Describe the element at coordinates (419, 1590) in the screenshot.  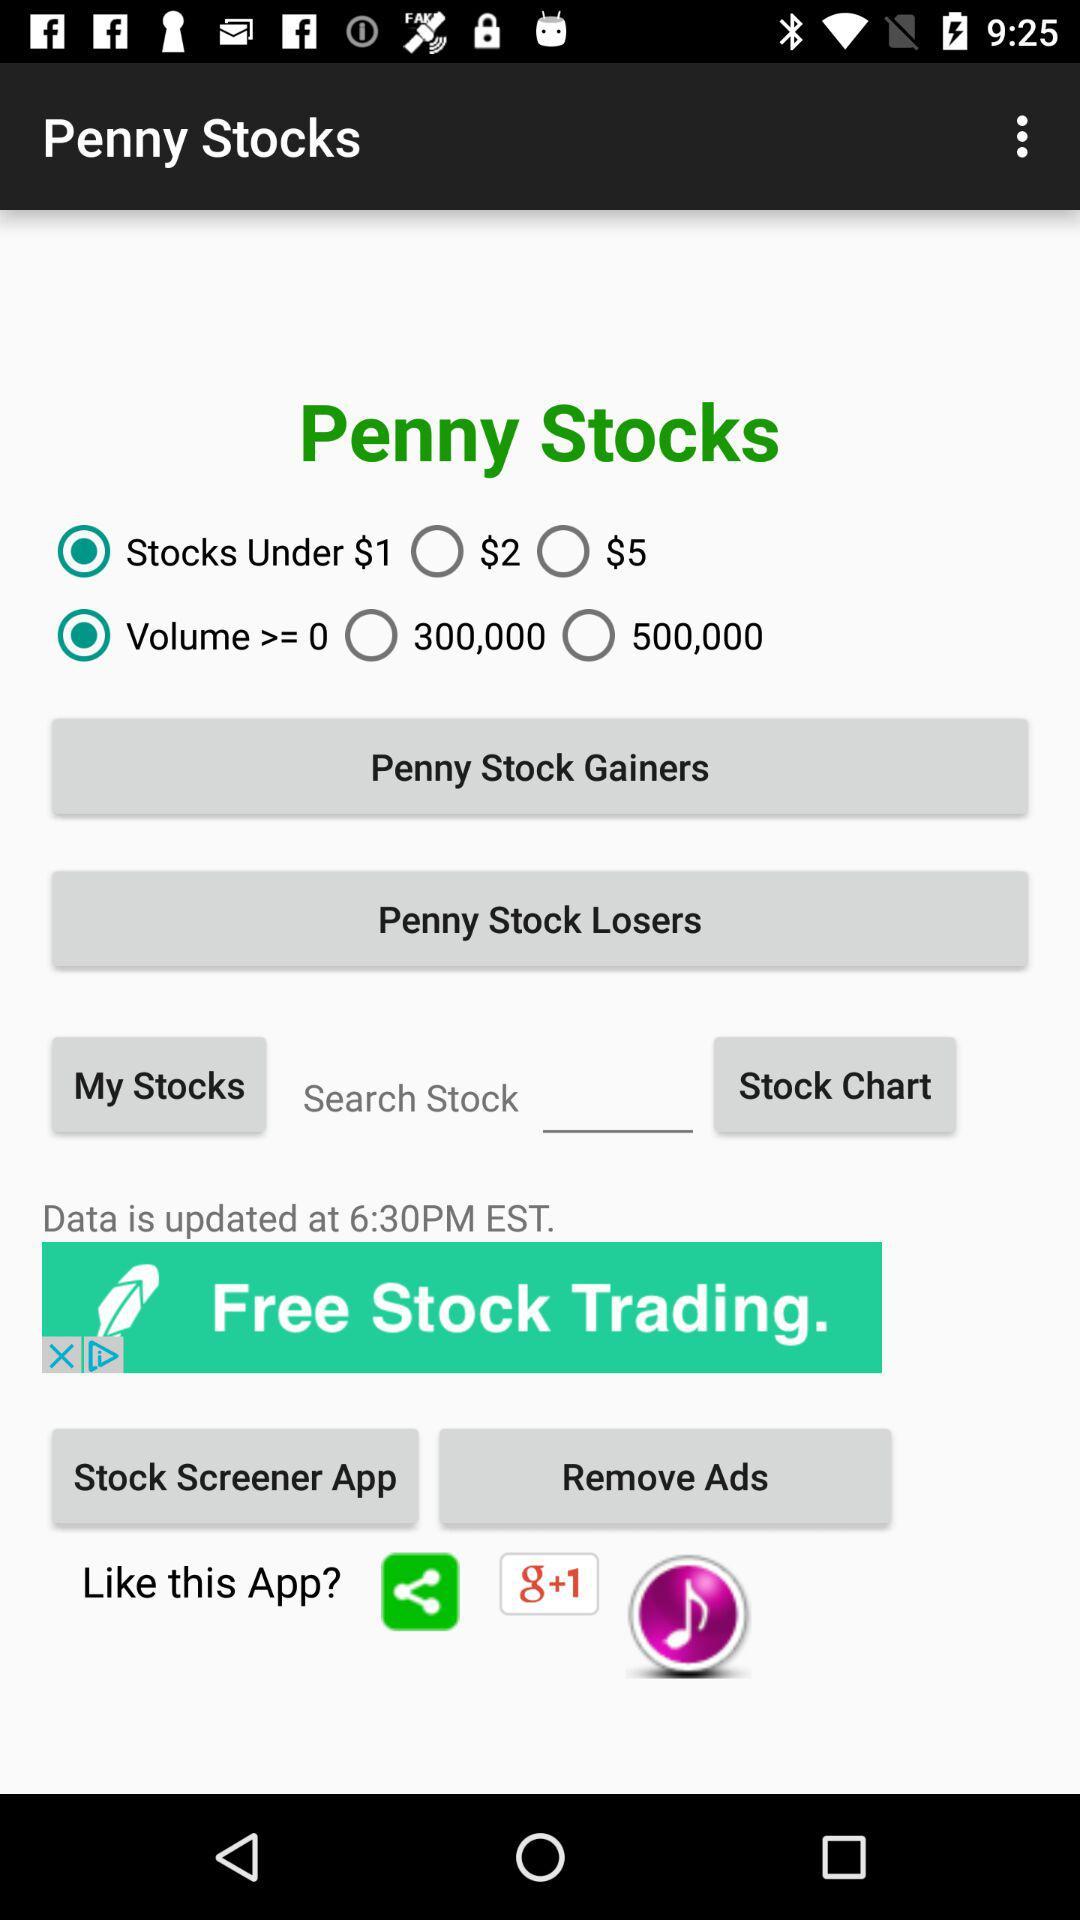
I see `share the app` at that location.